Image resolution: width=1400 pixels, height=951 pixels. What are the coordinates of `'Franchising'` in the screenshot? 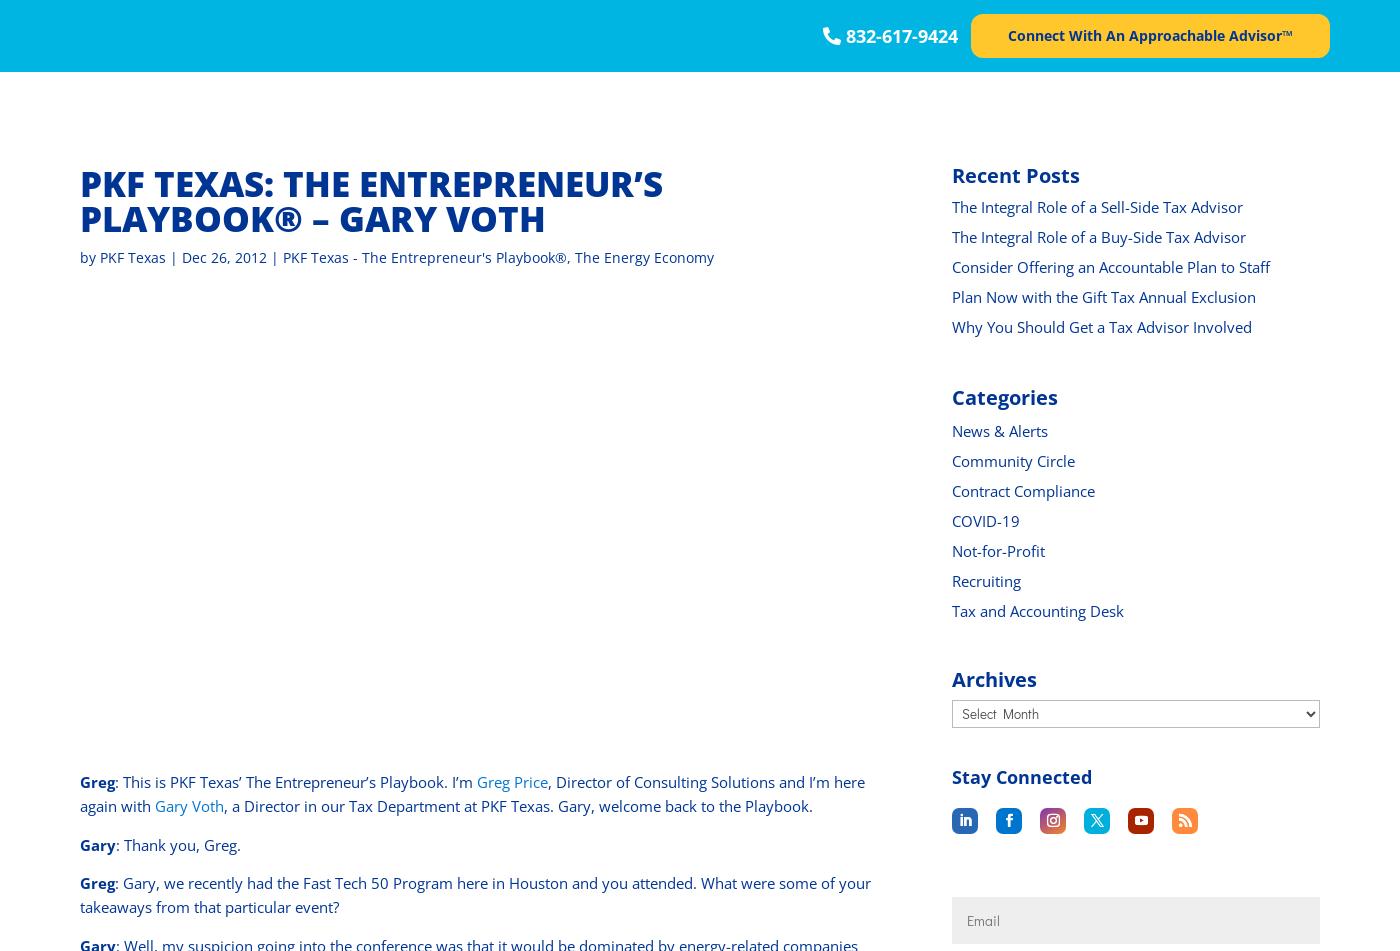 It's located at (446, 333).